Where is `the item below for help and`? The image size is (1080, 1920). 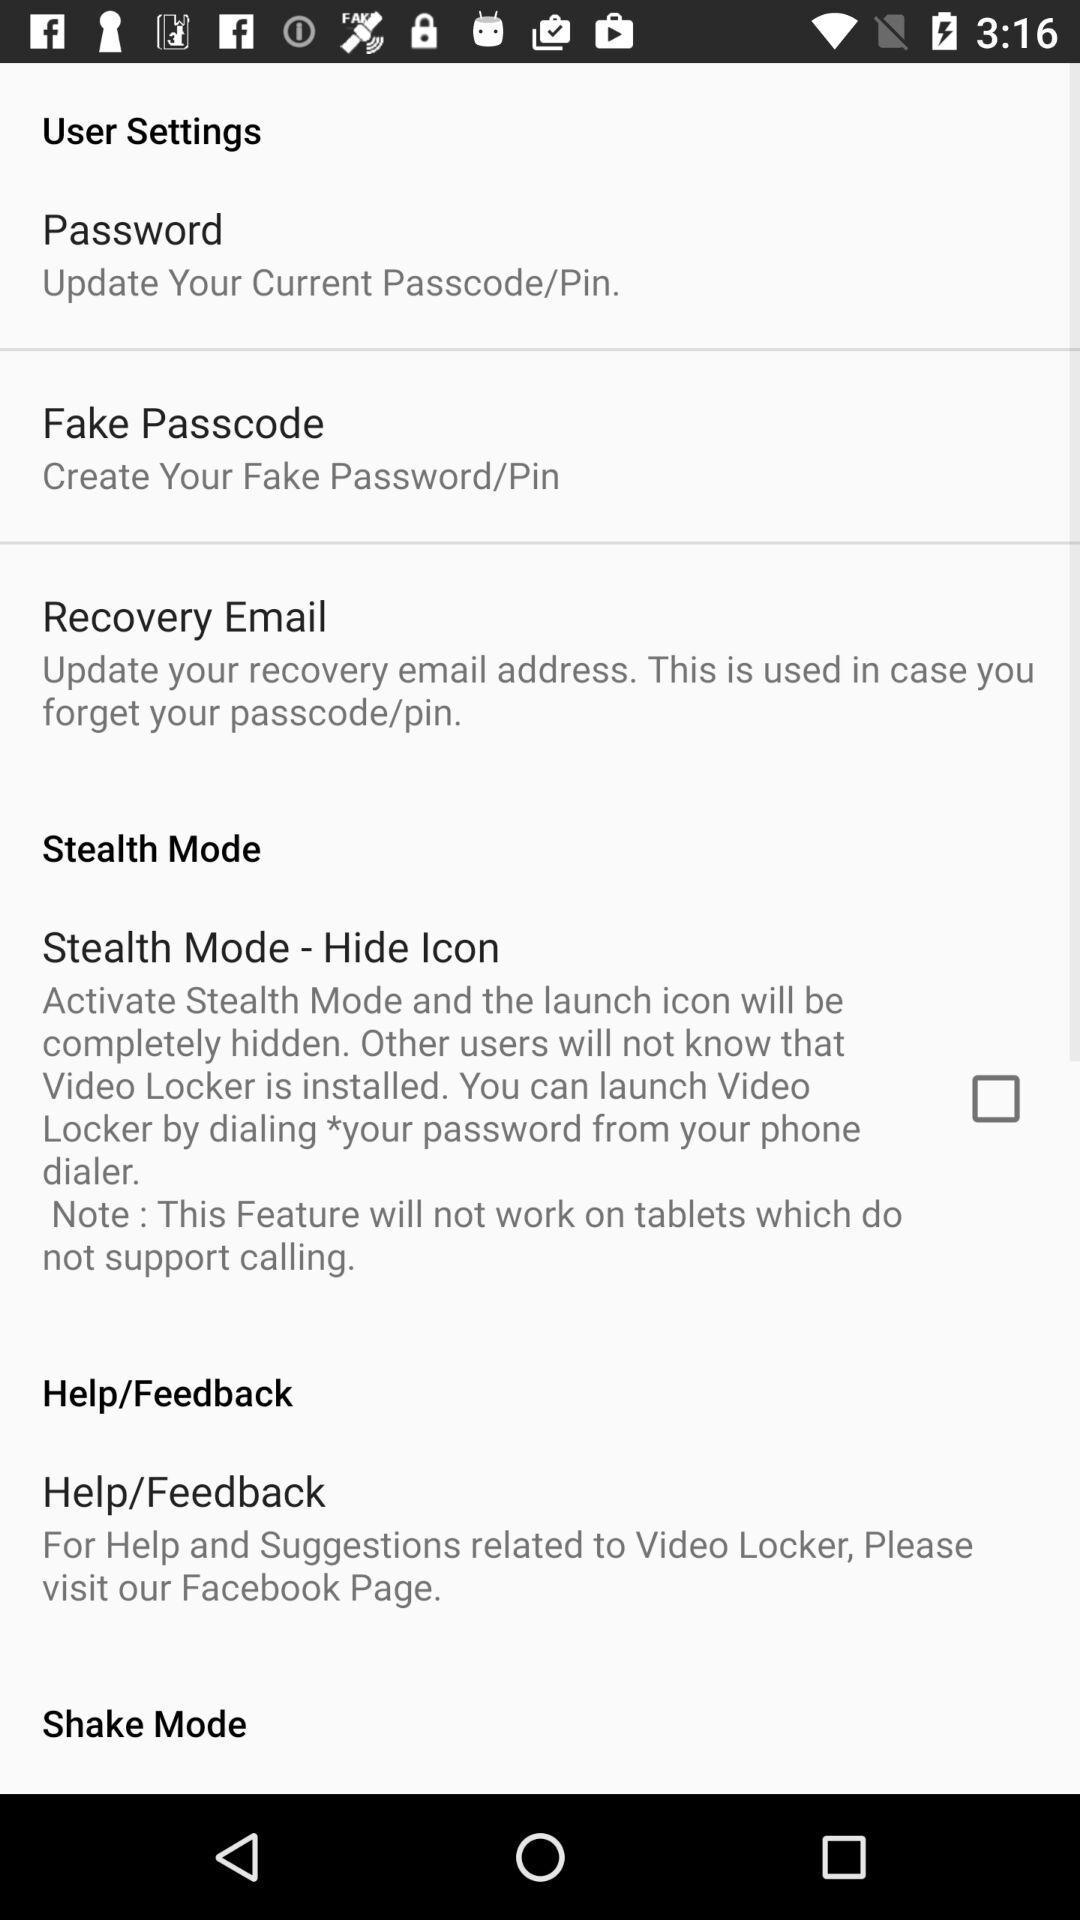 the item below for help and is located at coordinates (540, 1700).